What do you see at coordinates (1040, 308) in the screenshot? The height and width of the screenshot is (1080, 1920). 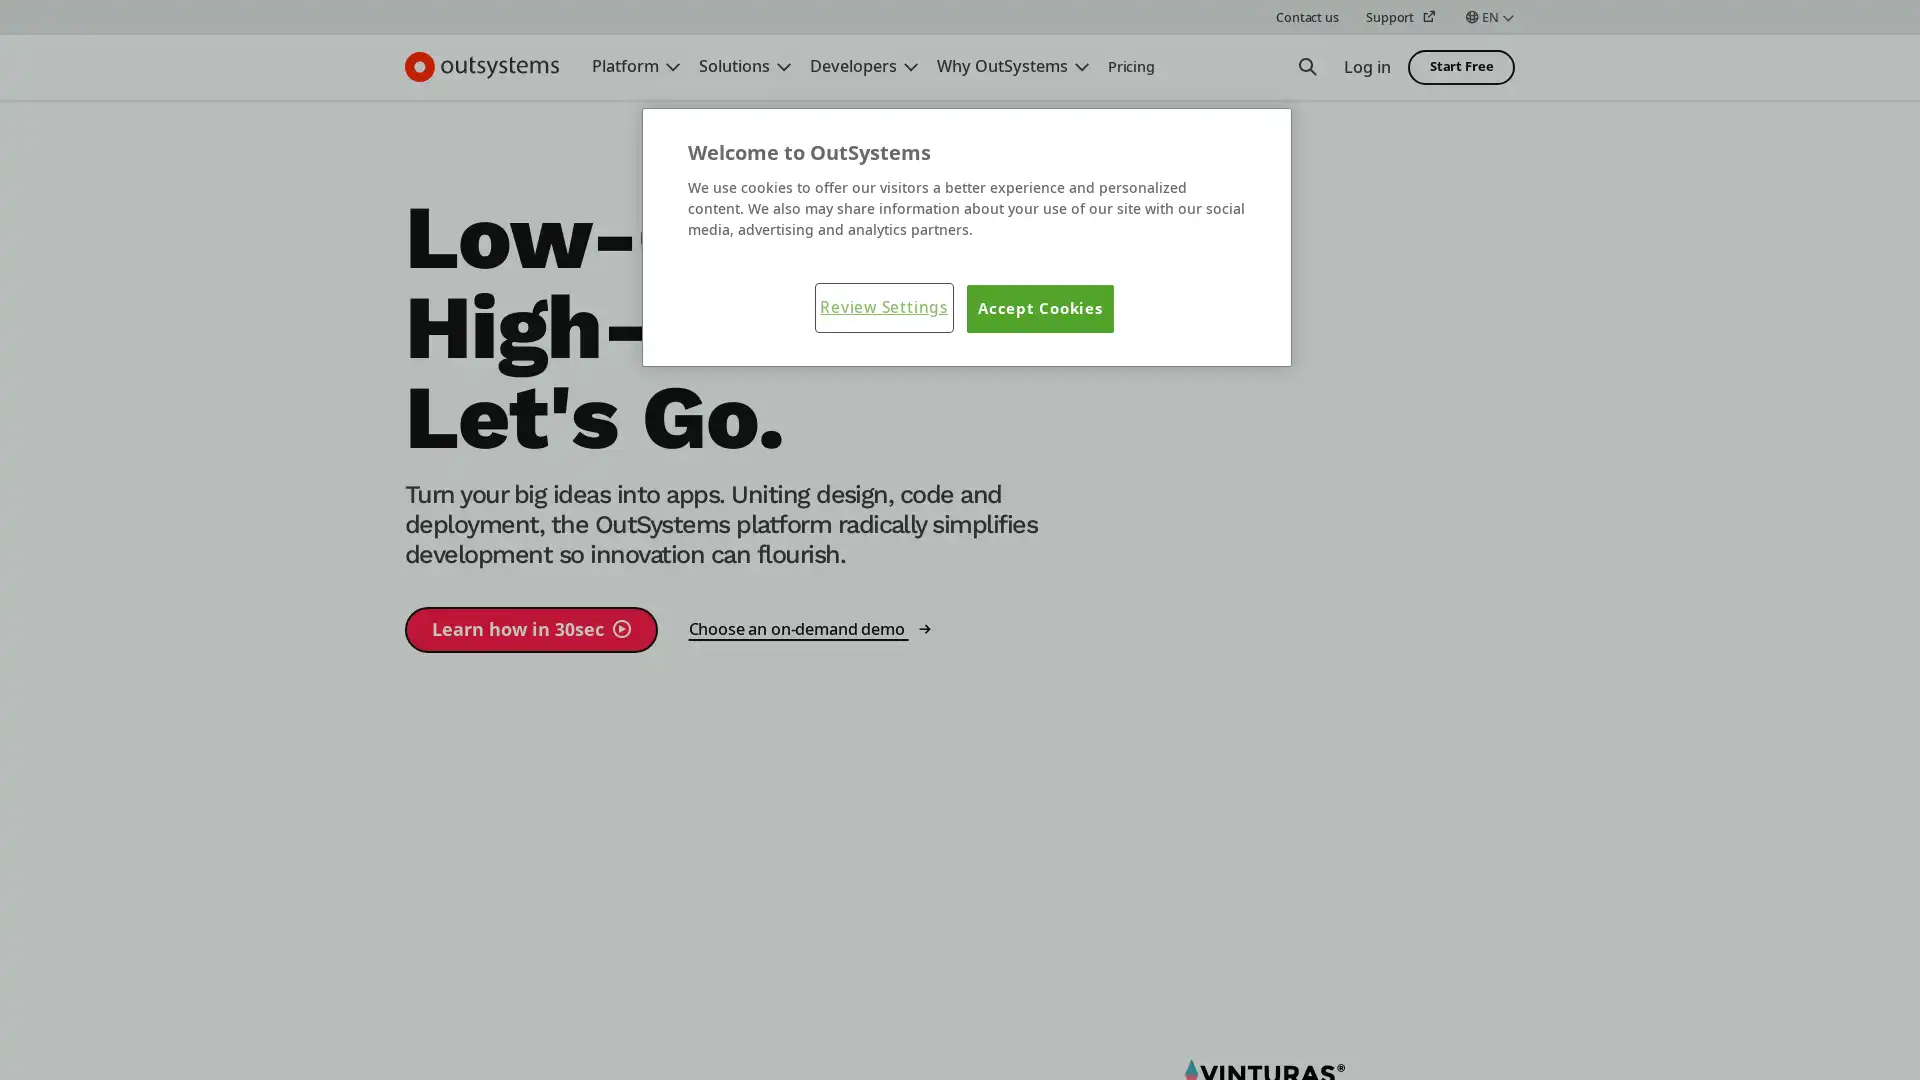 I see `Accept Cookies` at bounding box center [1040, 308].